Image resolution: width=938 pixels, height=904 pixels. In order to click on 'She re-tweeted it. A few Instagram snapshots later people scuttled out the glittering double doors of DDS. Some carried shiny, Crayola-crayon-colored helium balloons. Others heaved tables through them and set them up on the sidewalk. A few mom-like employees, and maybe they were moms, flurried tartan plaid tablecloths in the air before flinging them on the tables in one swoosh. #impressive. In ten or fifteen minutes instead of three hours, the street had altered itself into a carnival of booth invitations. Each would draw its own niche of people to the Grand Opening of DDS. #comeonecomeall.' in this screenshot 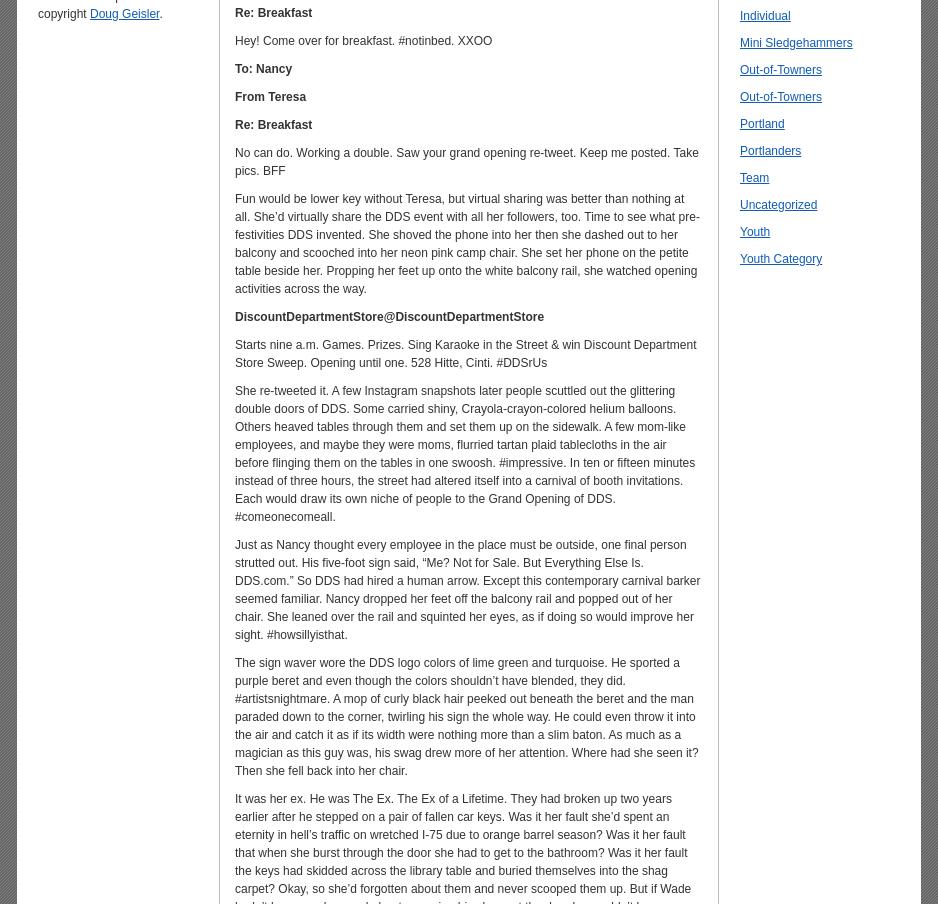, I will do `click(463, 452)`.